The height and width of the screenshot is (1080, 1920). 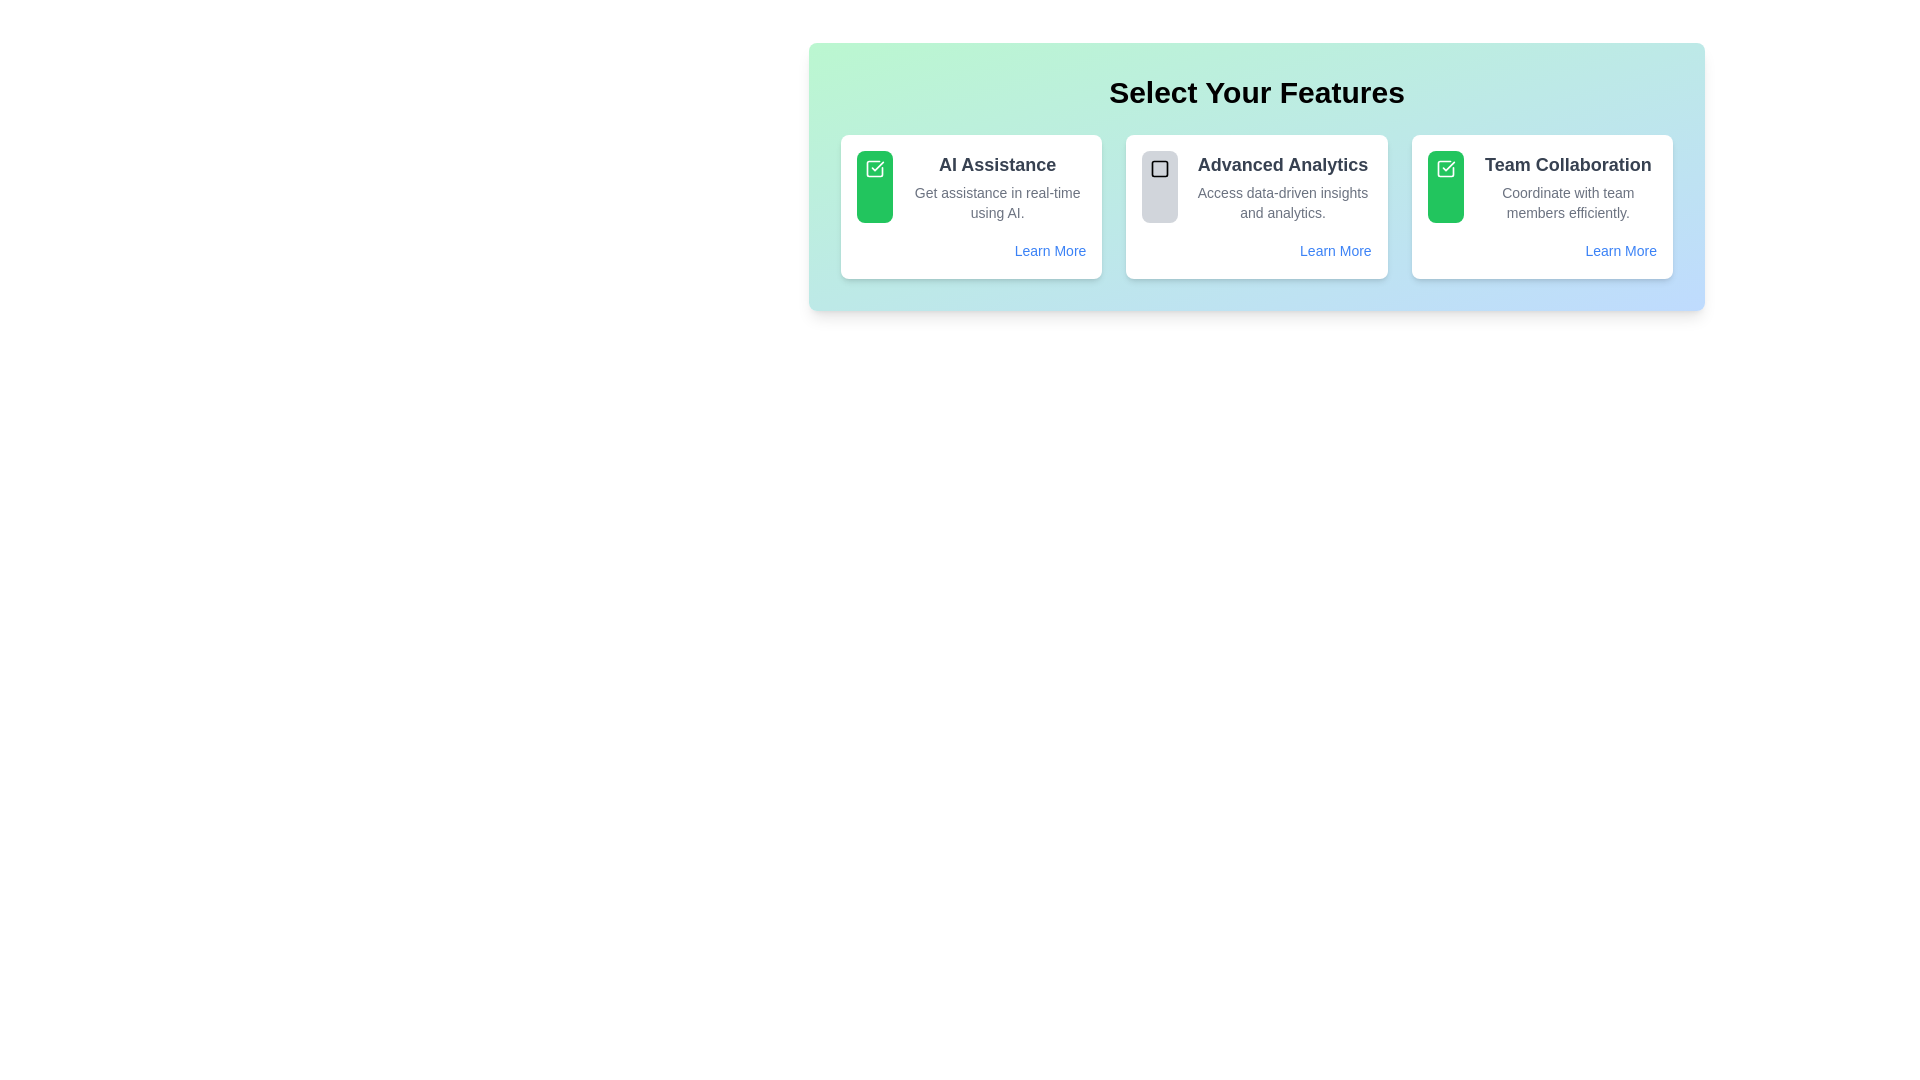 What do you see at coordinates (1049, 249) in the screenshot?
I see `the 'Learn More' hyperlink, which is styled with a blue font and underlined upon hover, located beneath the 'AI Assistance' card at the bottom right corner` at bounding box center [1049, 249].